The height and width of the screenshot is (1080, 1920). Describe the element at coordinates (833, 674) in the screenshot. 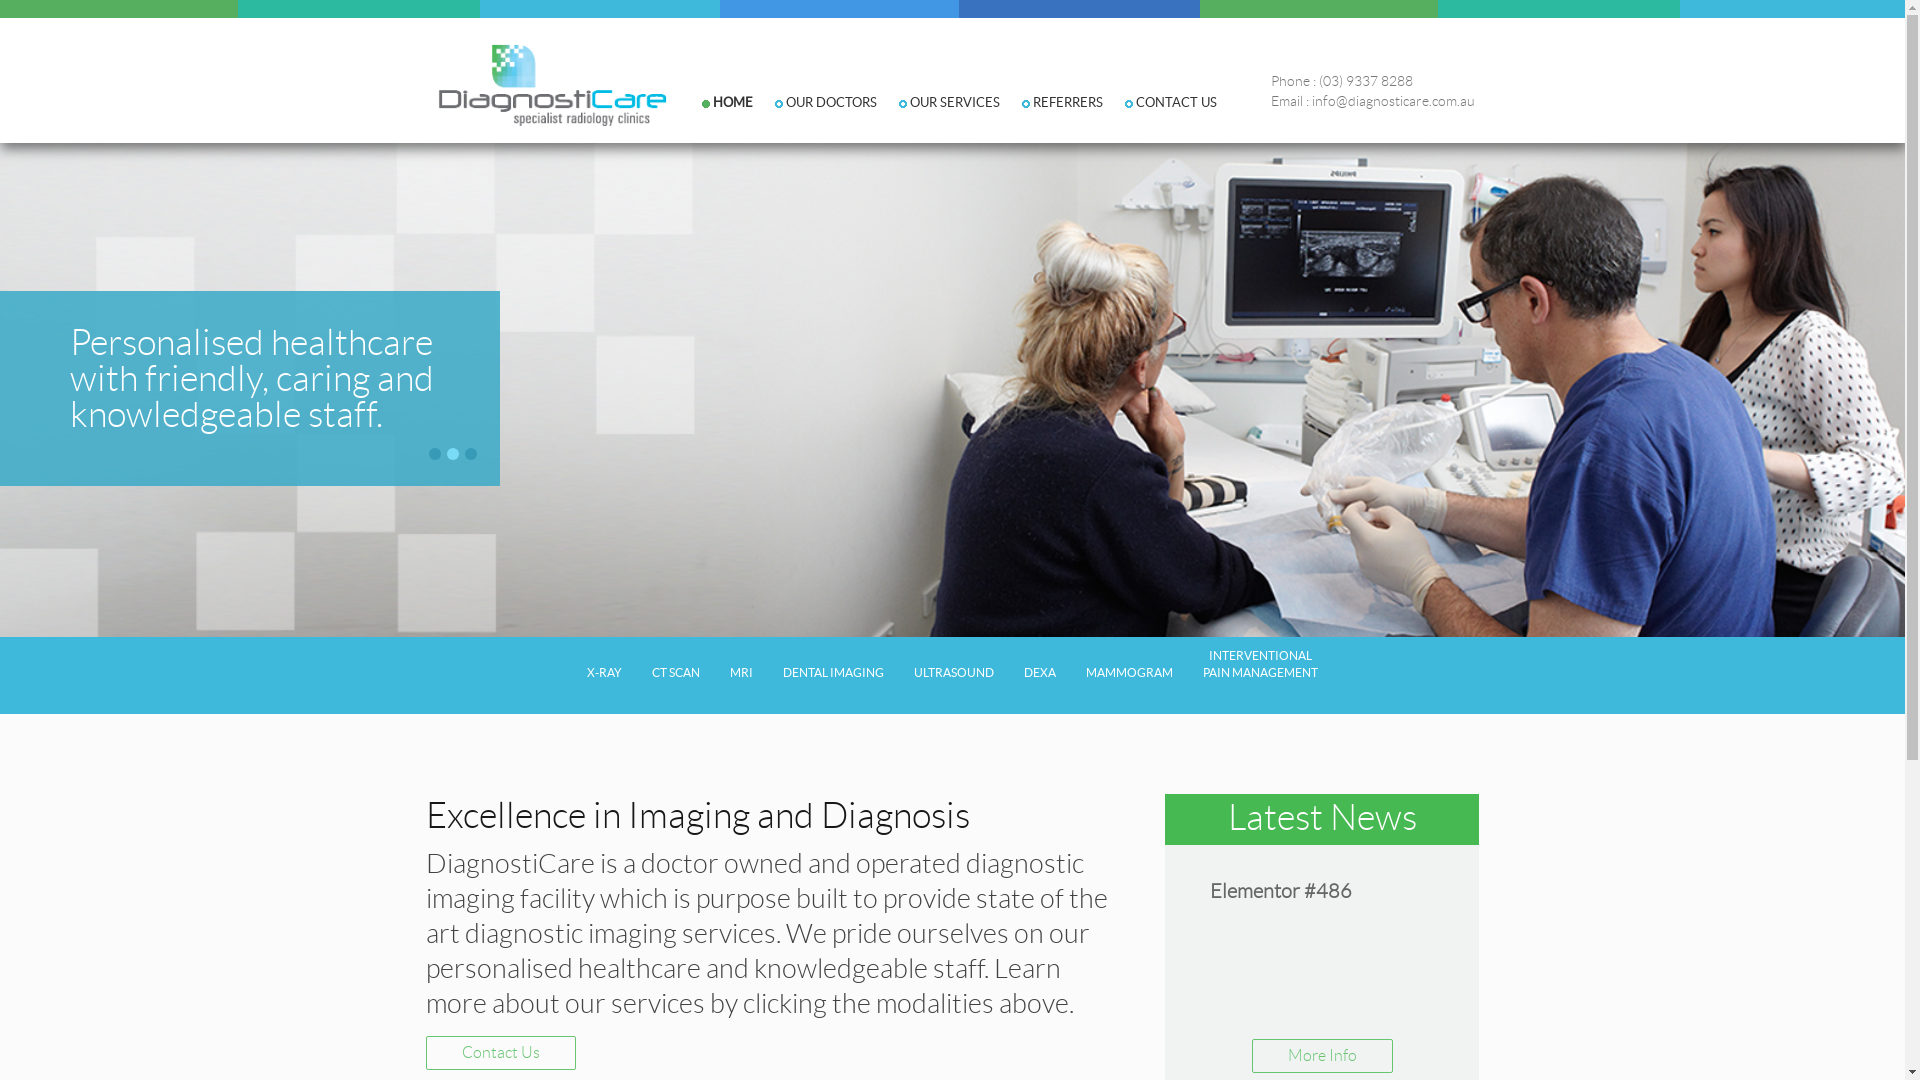

I see `'DENTAL IMAGING'` at that location.